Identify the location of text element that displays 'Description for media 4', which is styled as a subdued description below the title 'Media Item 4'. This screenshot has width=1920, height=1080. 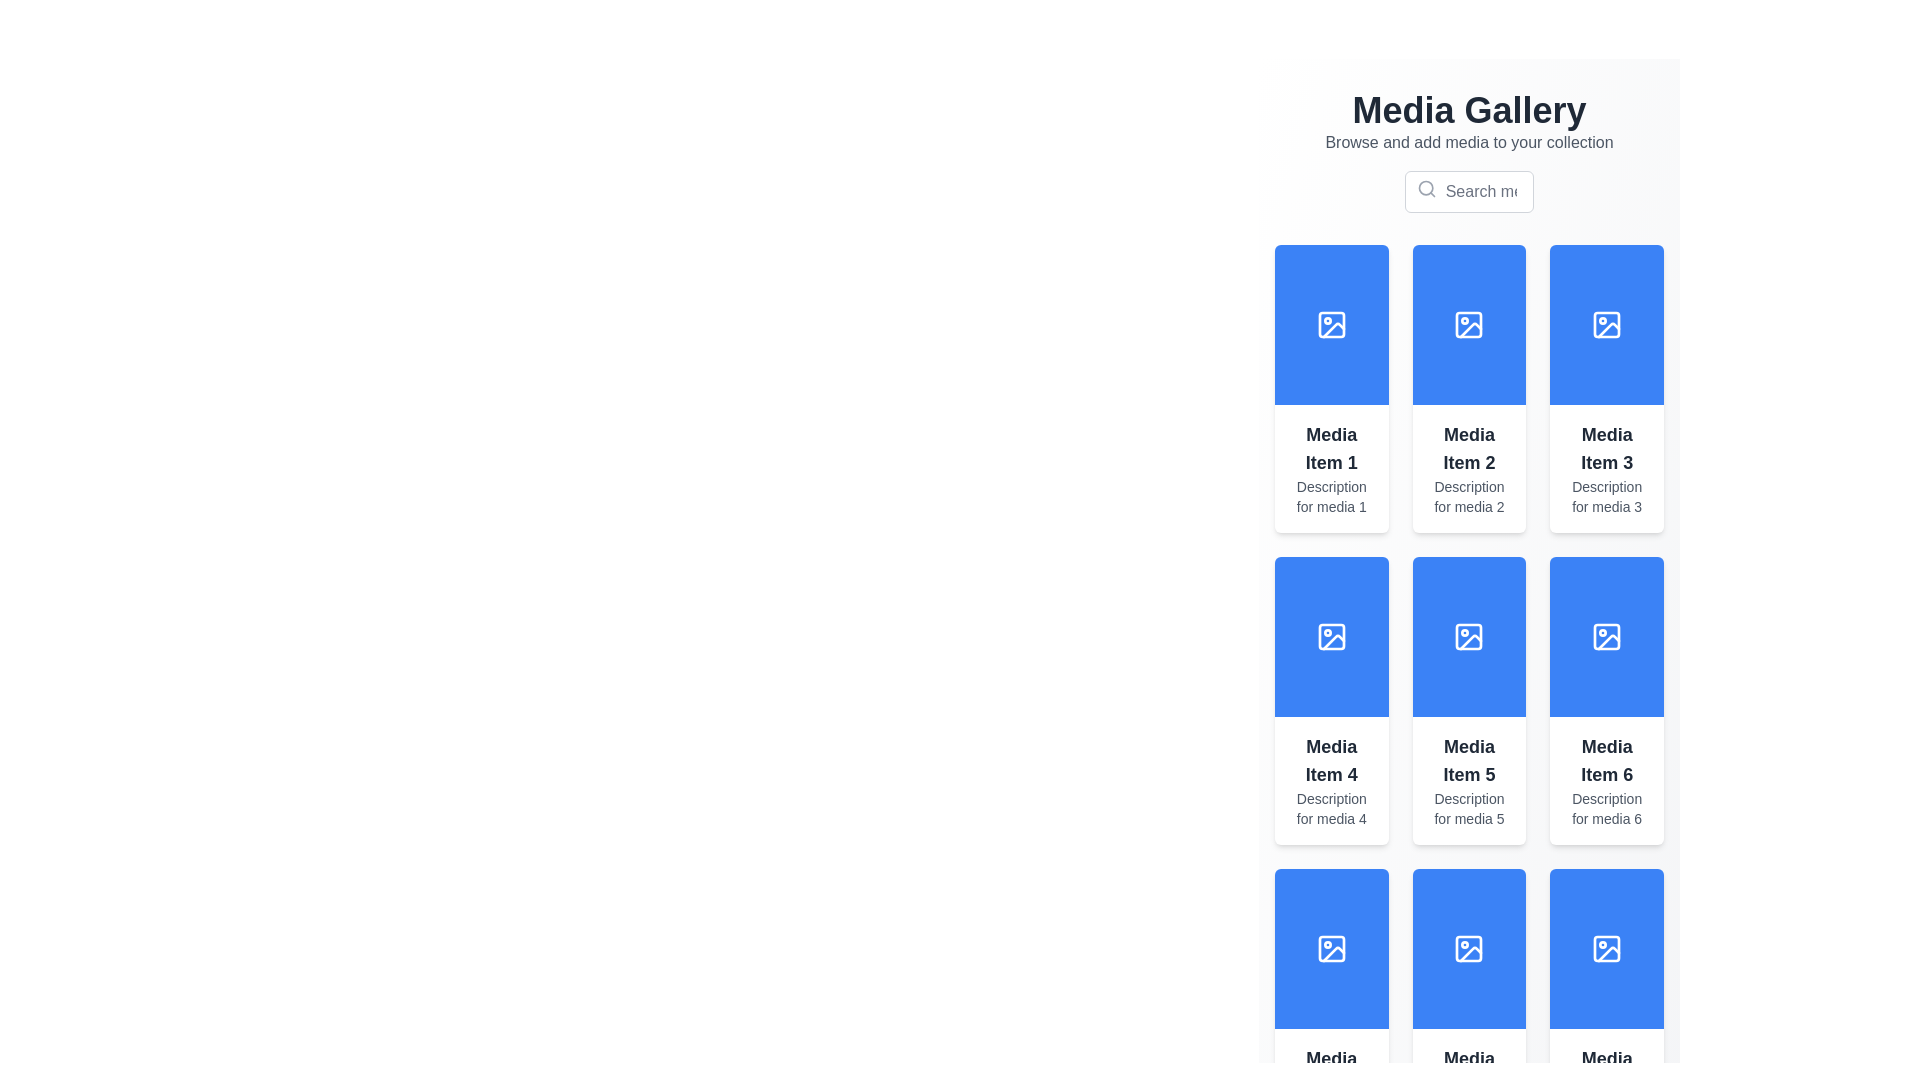
(1331, 808).